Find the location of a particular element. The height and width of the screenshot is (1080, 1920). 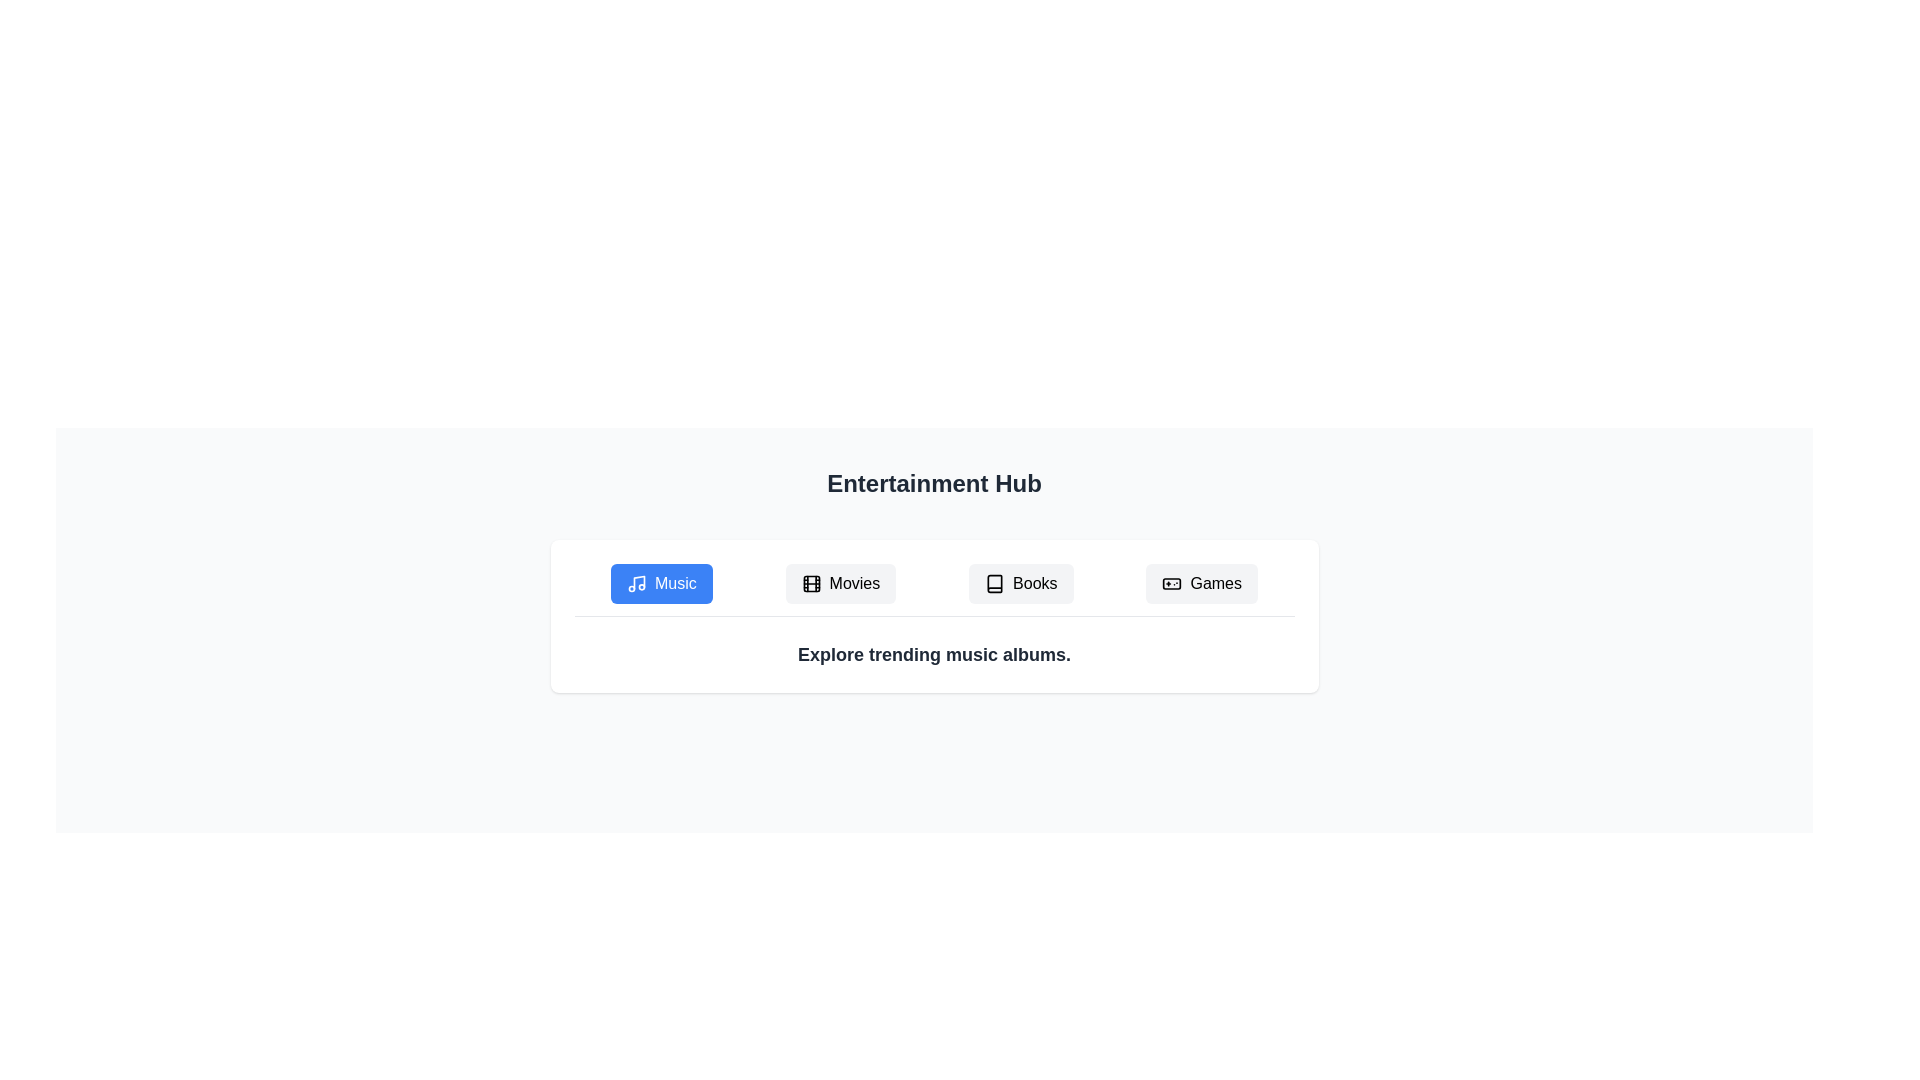

the Books tab is located at coordinates (1021, 583).